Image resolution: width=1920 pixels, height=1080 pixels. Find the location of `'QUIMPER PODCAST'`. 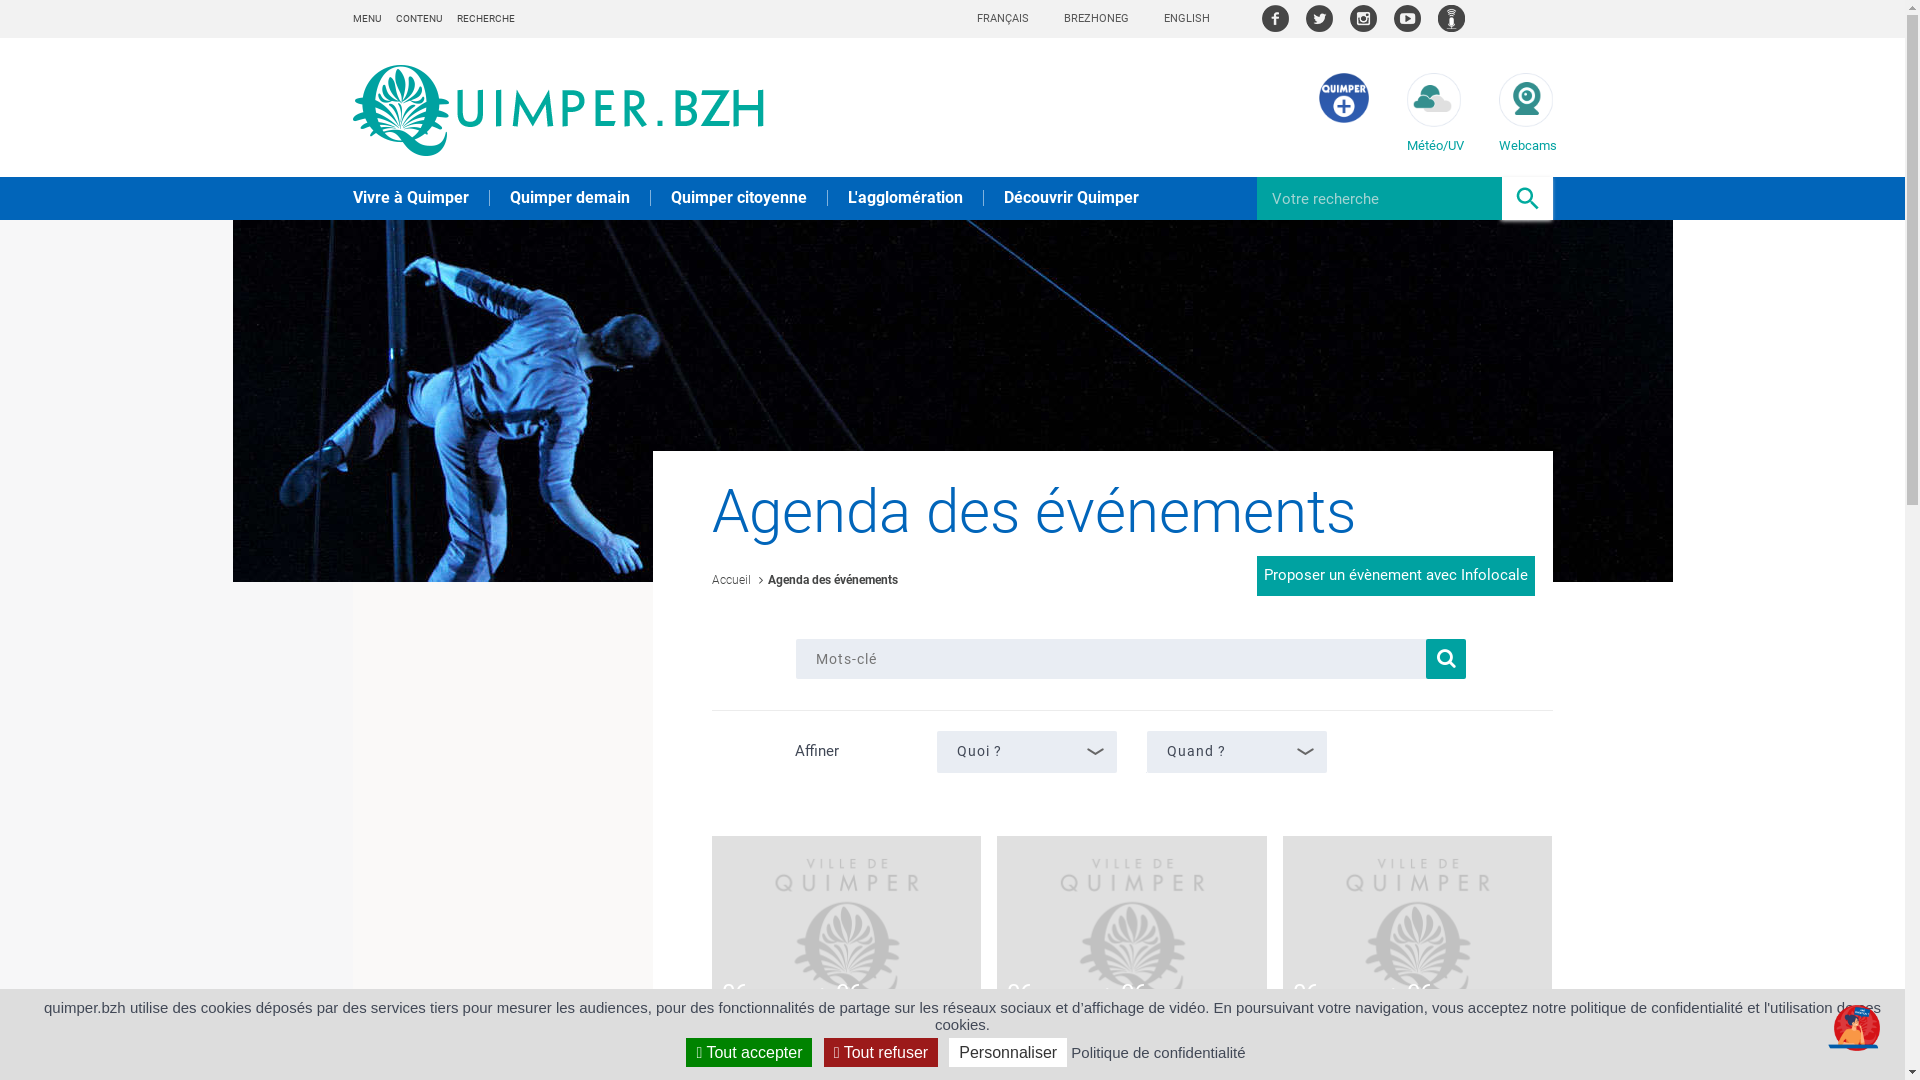

'QUIMPER PODCAST' is located at coordinates (1437, 18).